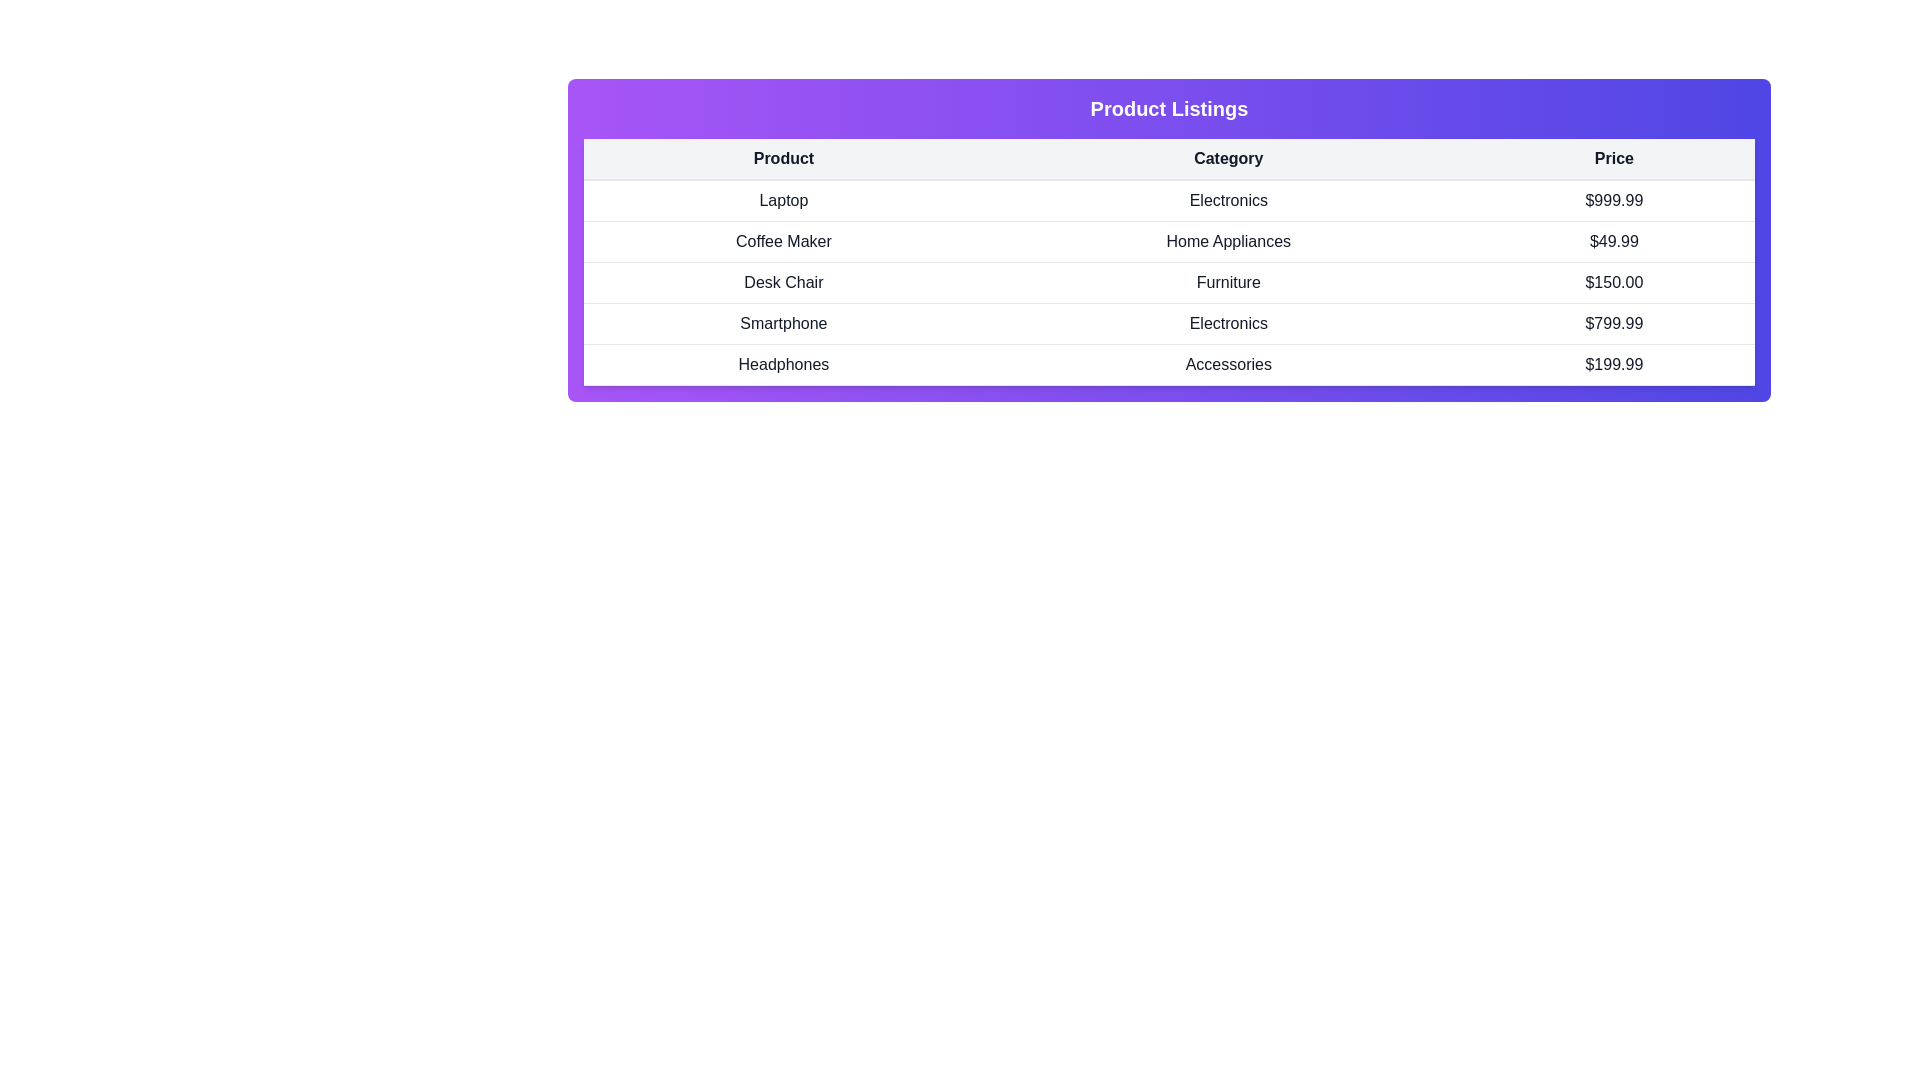 This screenshot has width=1920, height=1080. Describe the element at coordinates (1169, 282) in the screenshot. I see `the third row` at that location.